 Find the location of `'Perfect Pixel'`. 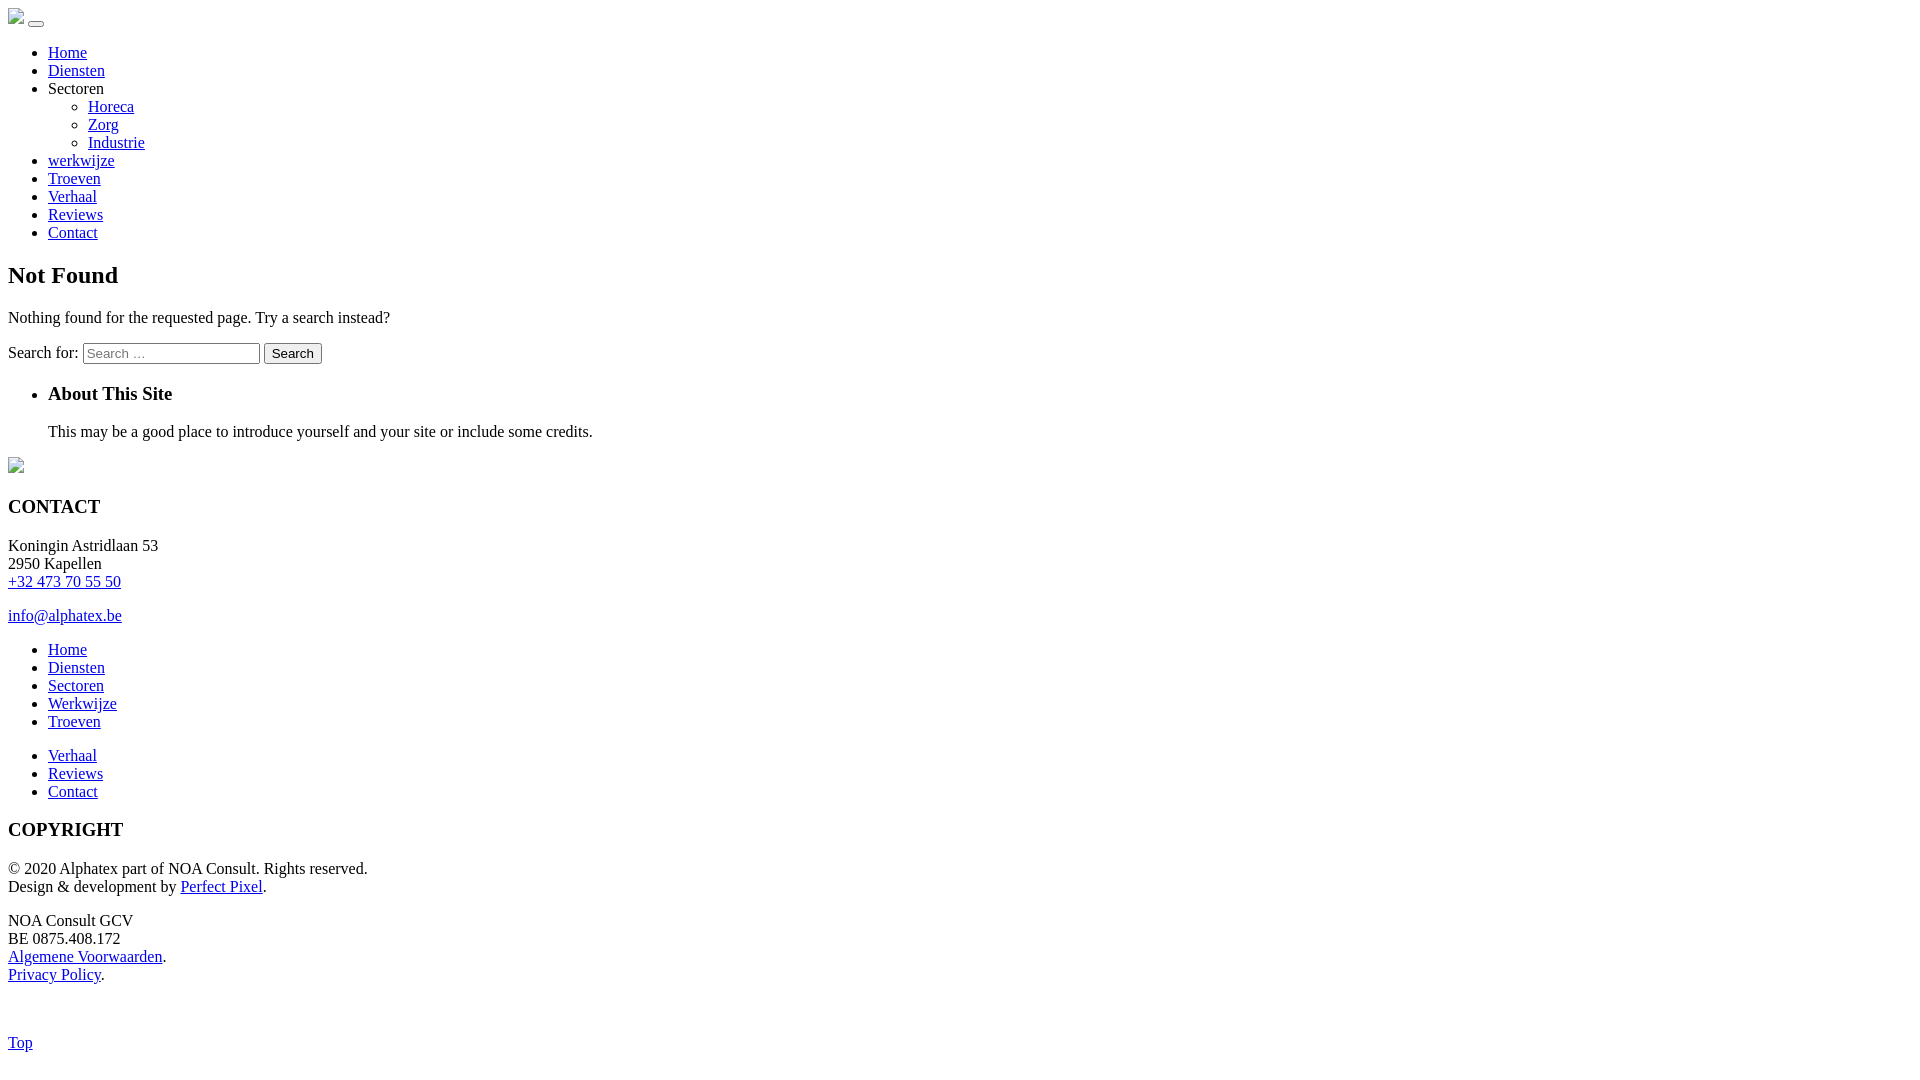

'Perfect Pixel' is located at coordinates (220, 885).